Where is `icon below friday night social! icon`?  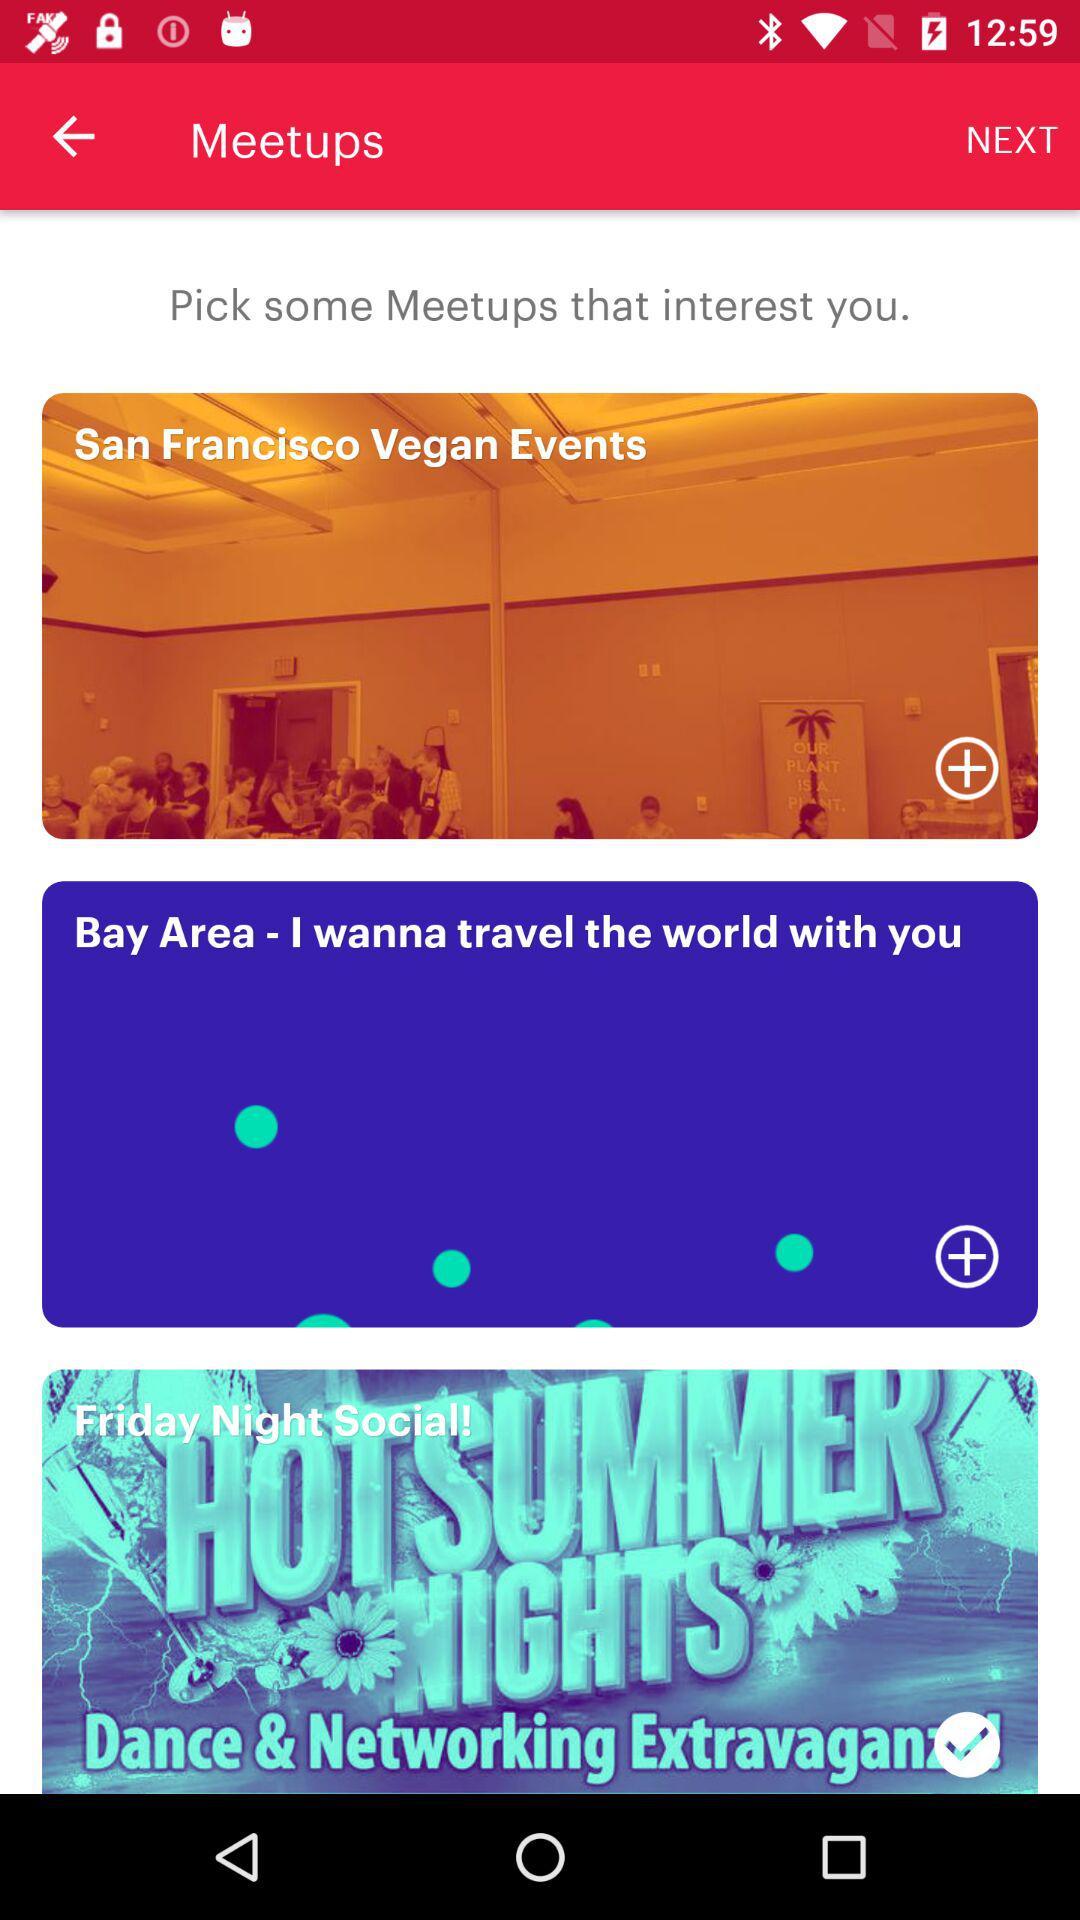 icon below friday night social! icon is located at coordinates (966, 1732).